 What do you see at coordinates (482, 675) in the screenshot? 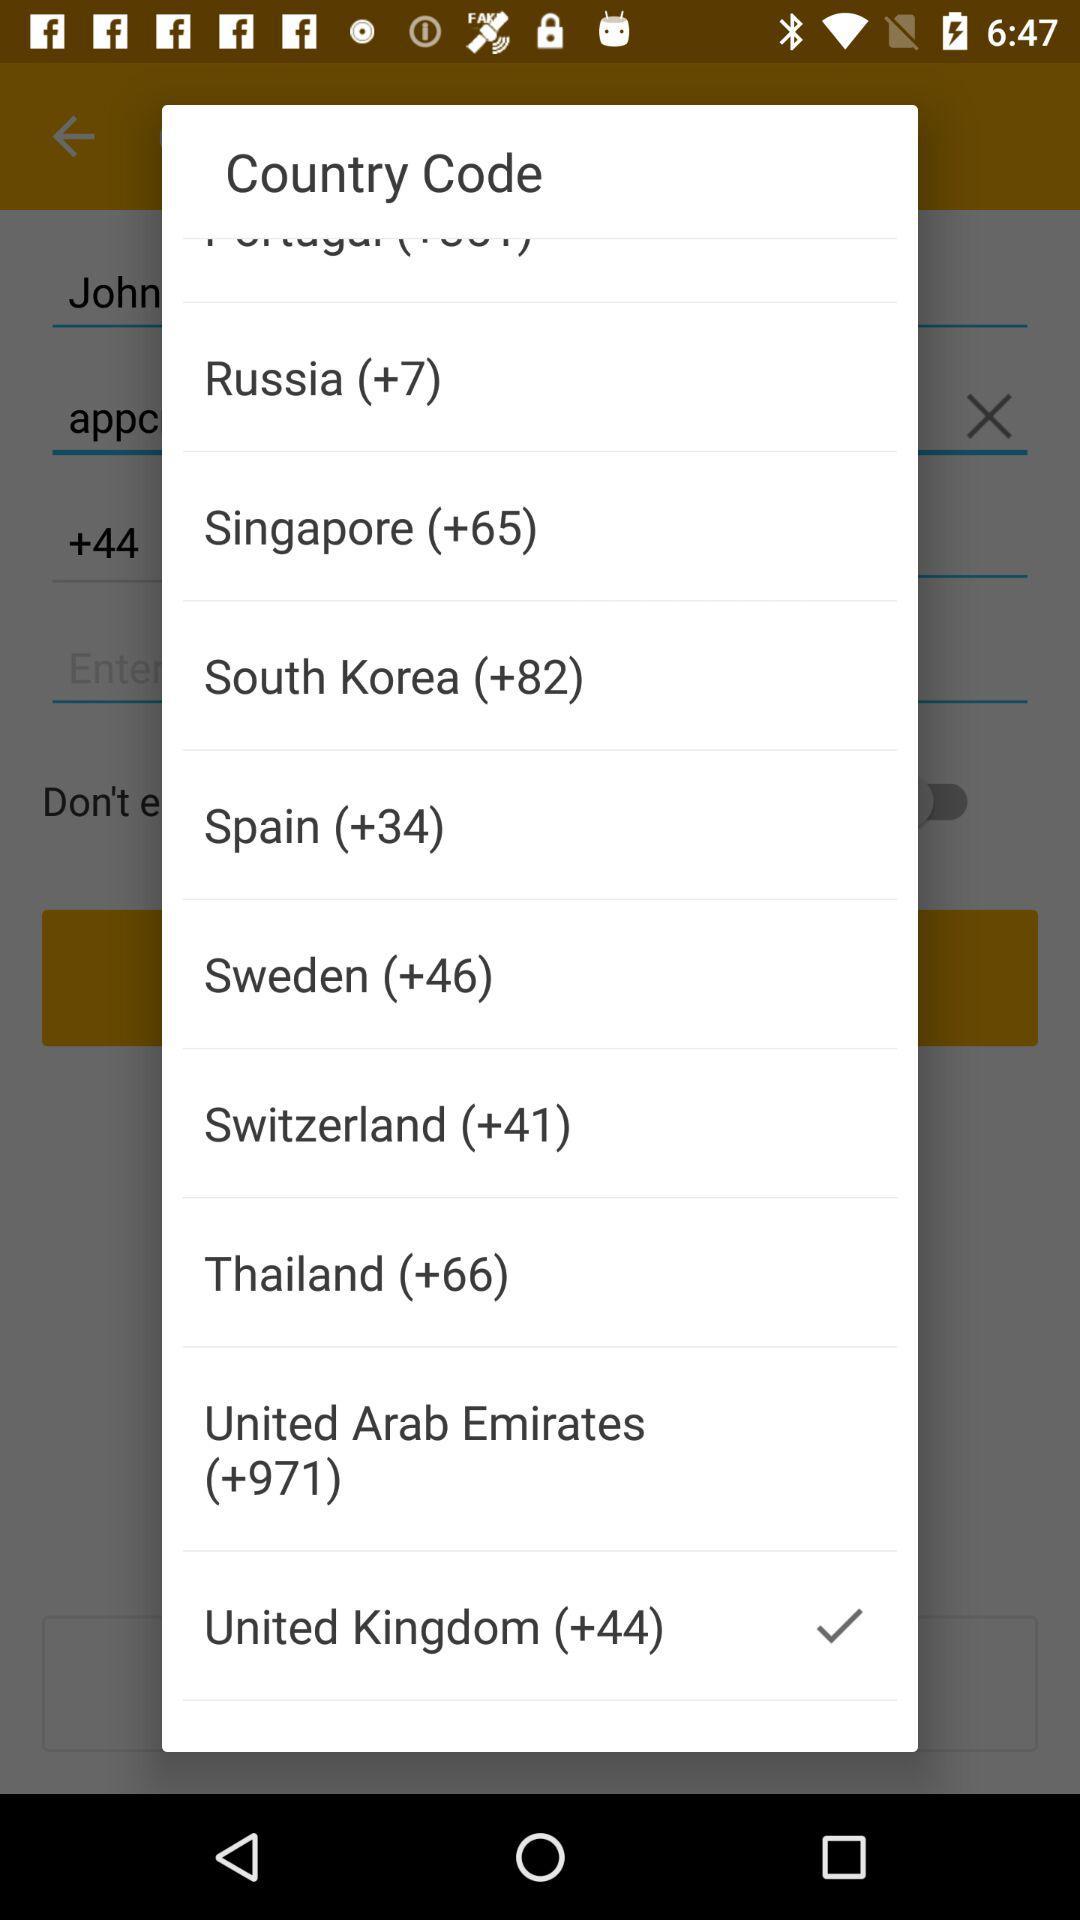
I see `icon above spain (+34) item` at bounding box center [482, 675].